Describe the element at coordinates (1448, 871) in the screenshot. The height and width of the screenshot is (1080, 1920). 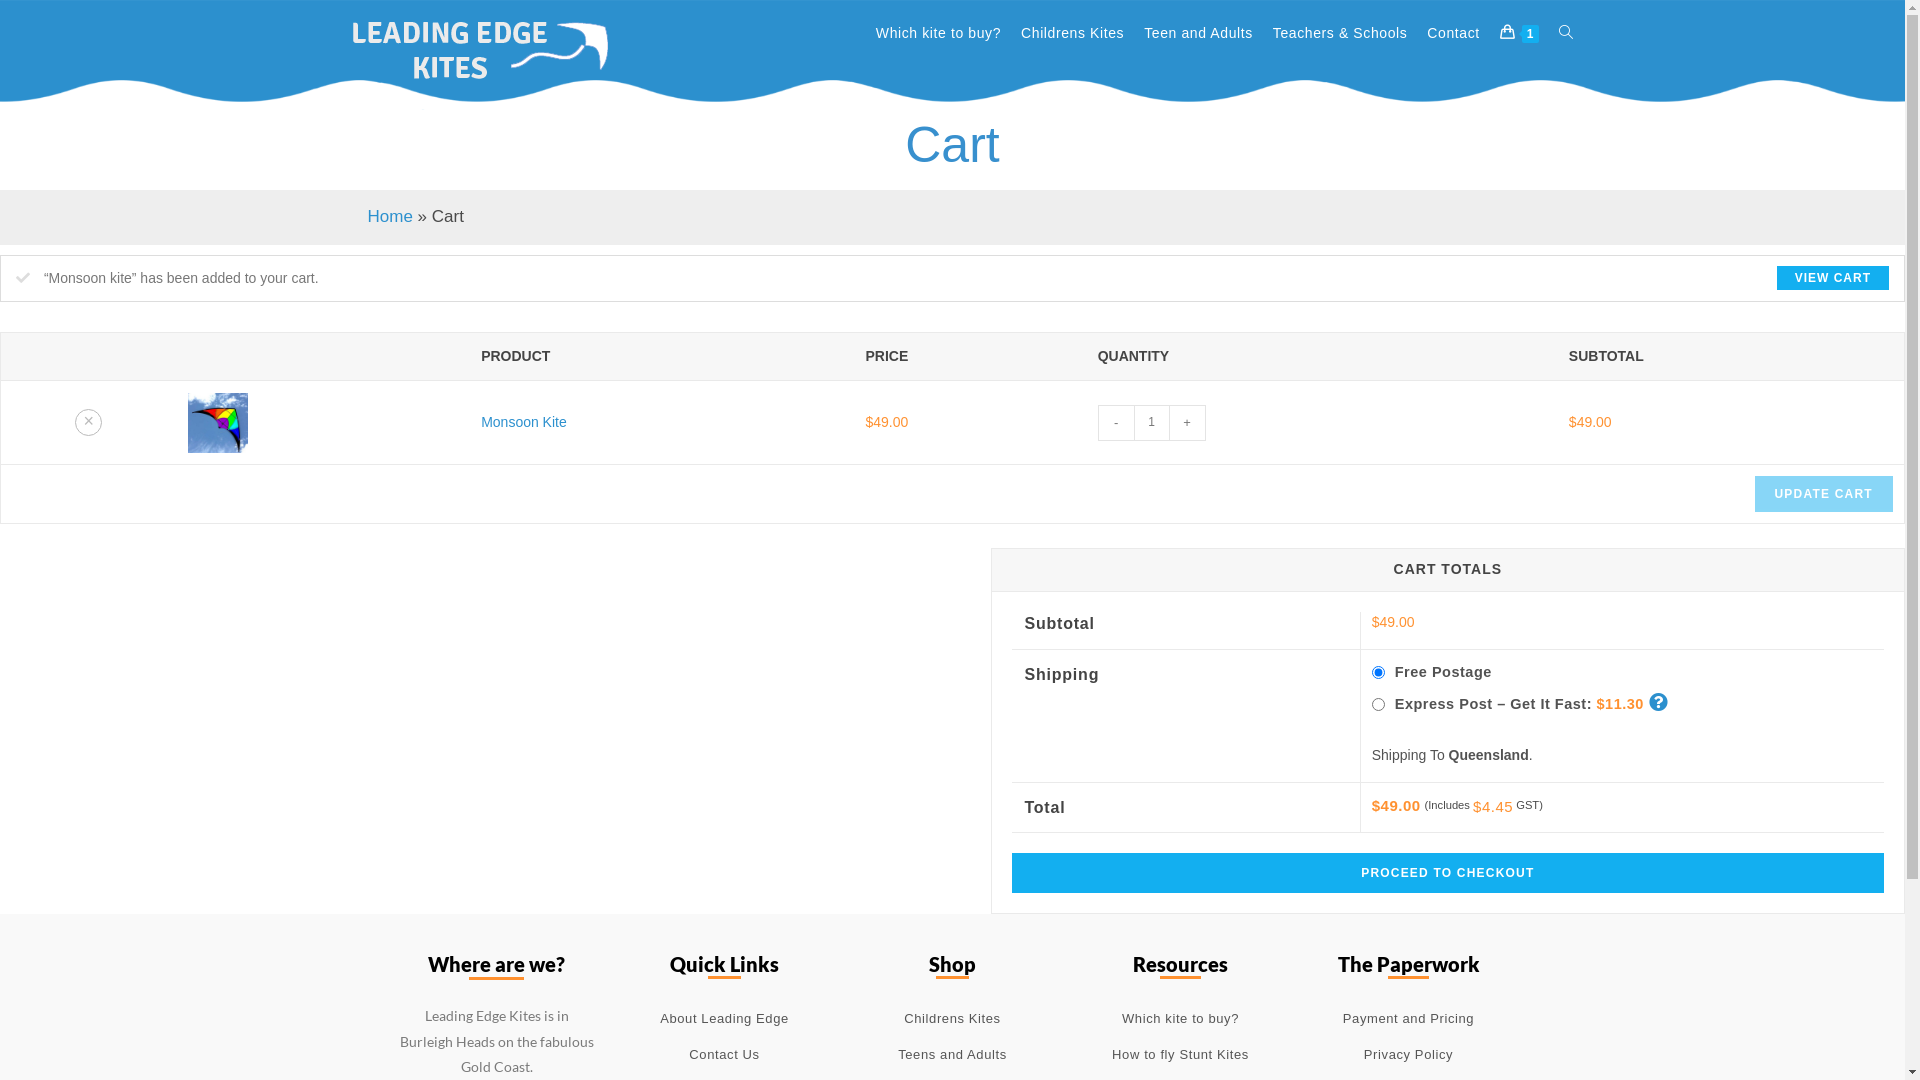
I see `'PROCEED TO CHECKOUT'` at that location.